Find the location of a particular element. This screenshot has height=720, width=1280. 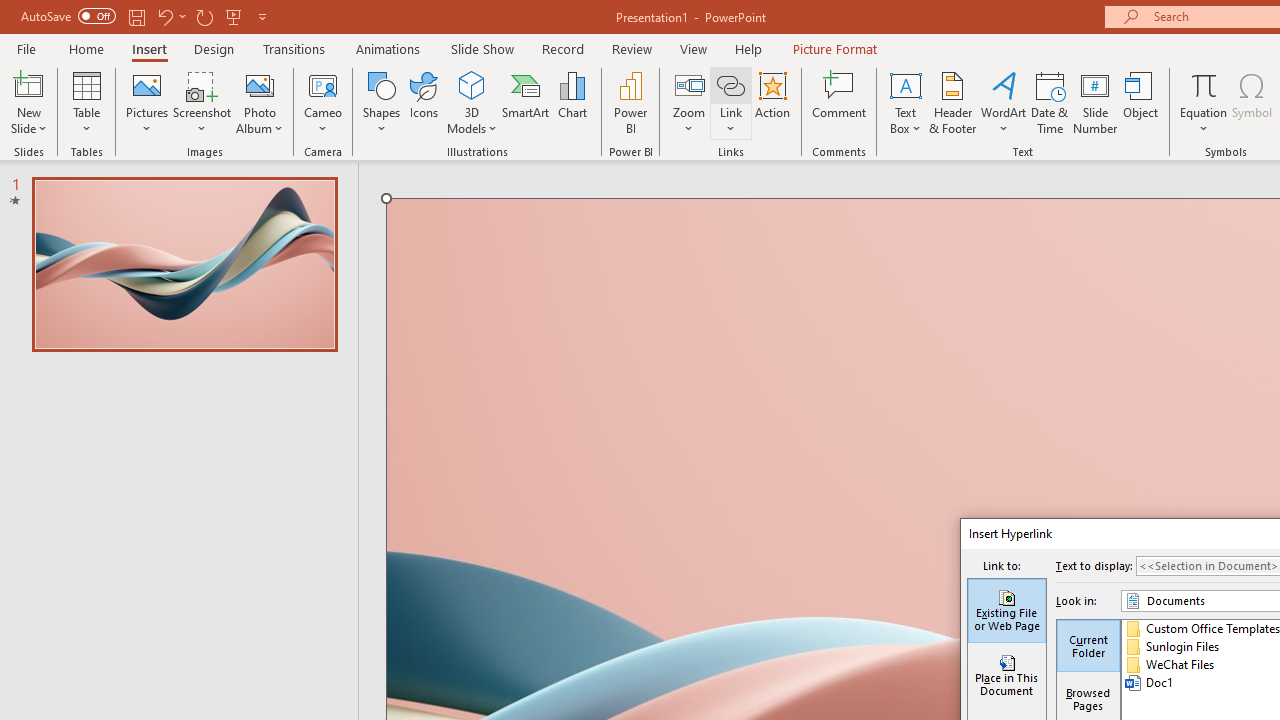

'Place in This Document' is located at coordinates (1006, 675).